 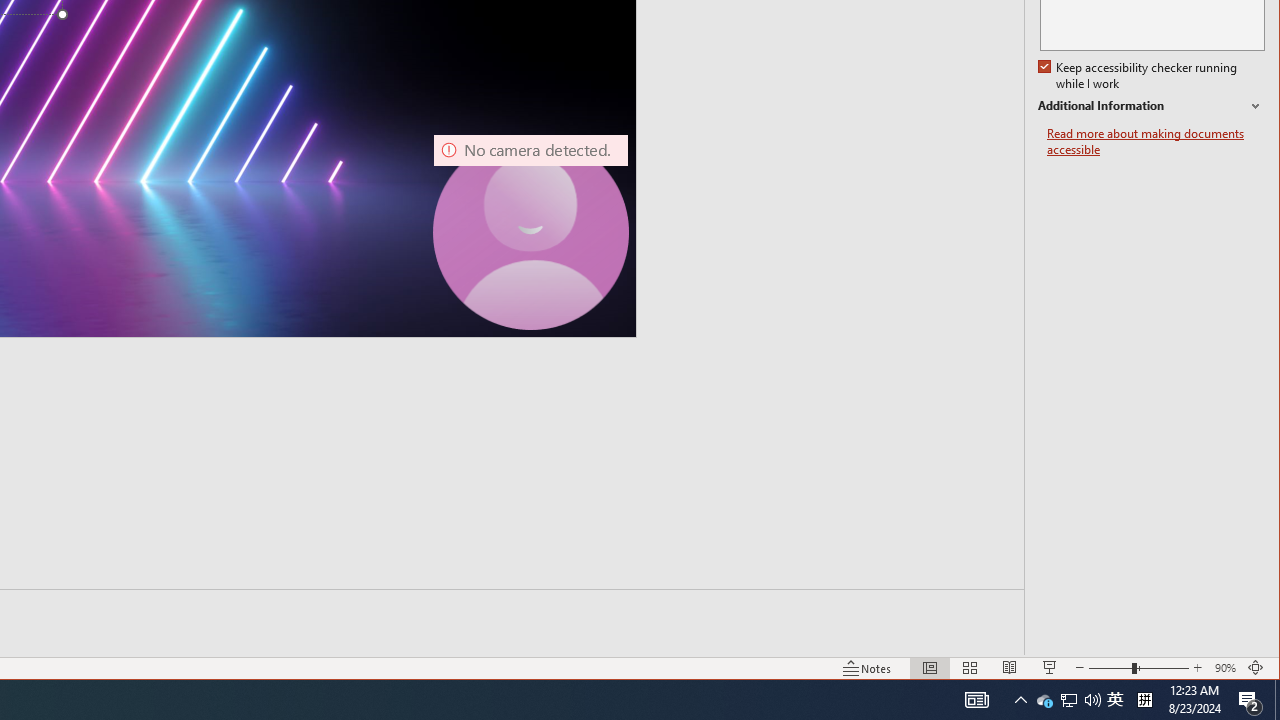 I want to click on 'Q2790: 100%', so click(x=1044, y=698).